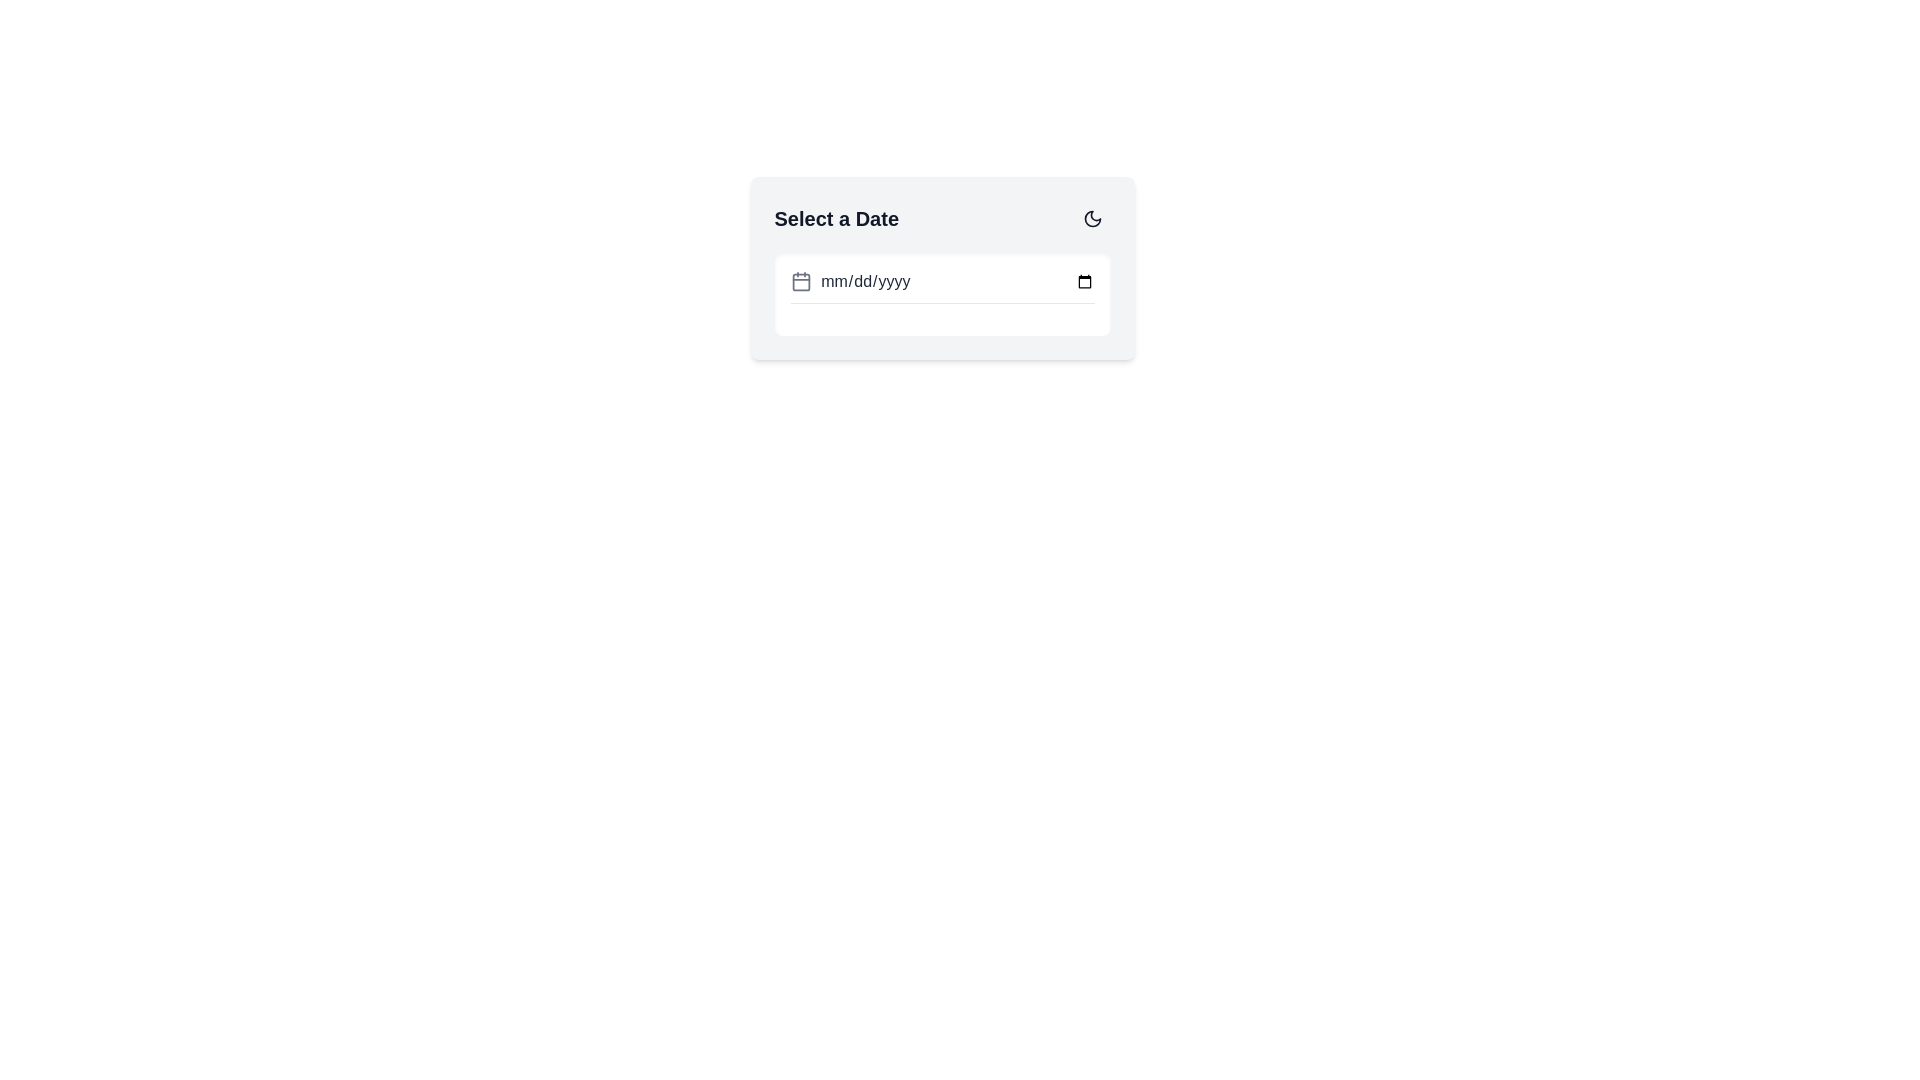 The image size is (1920, 1080). Describe the element at coordinates (1091, 219) in the screenshot. I see `the toggle button for dark mode, which features a moon icon, located to the right of the 'Select a Date' heading` at that location.